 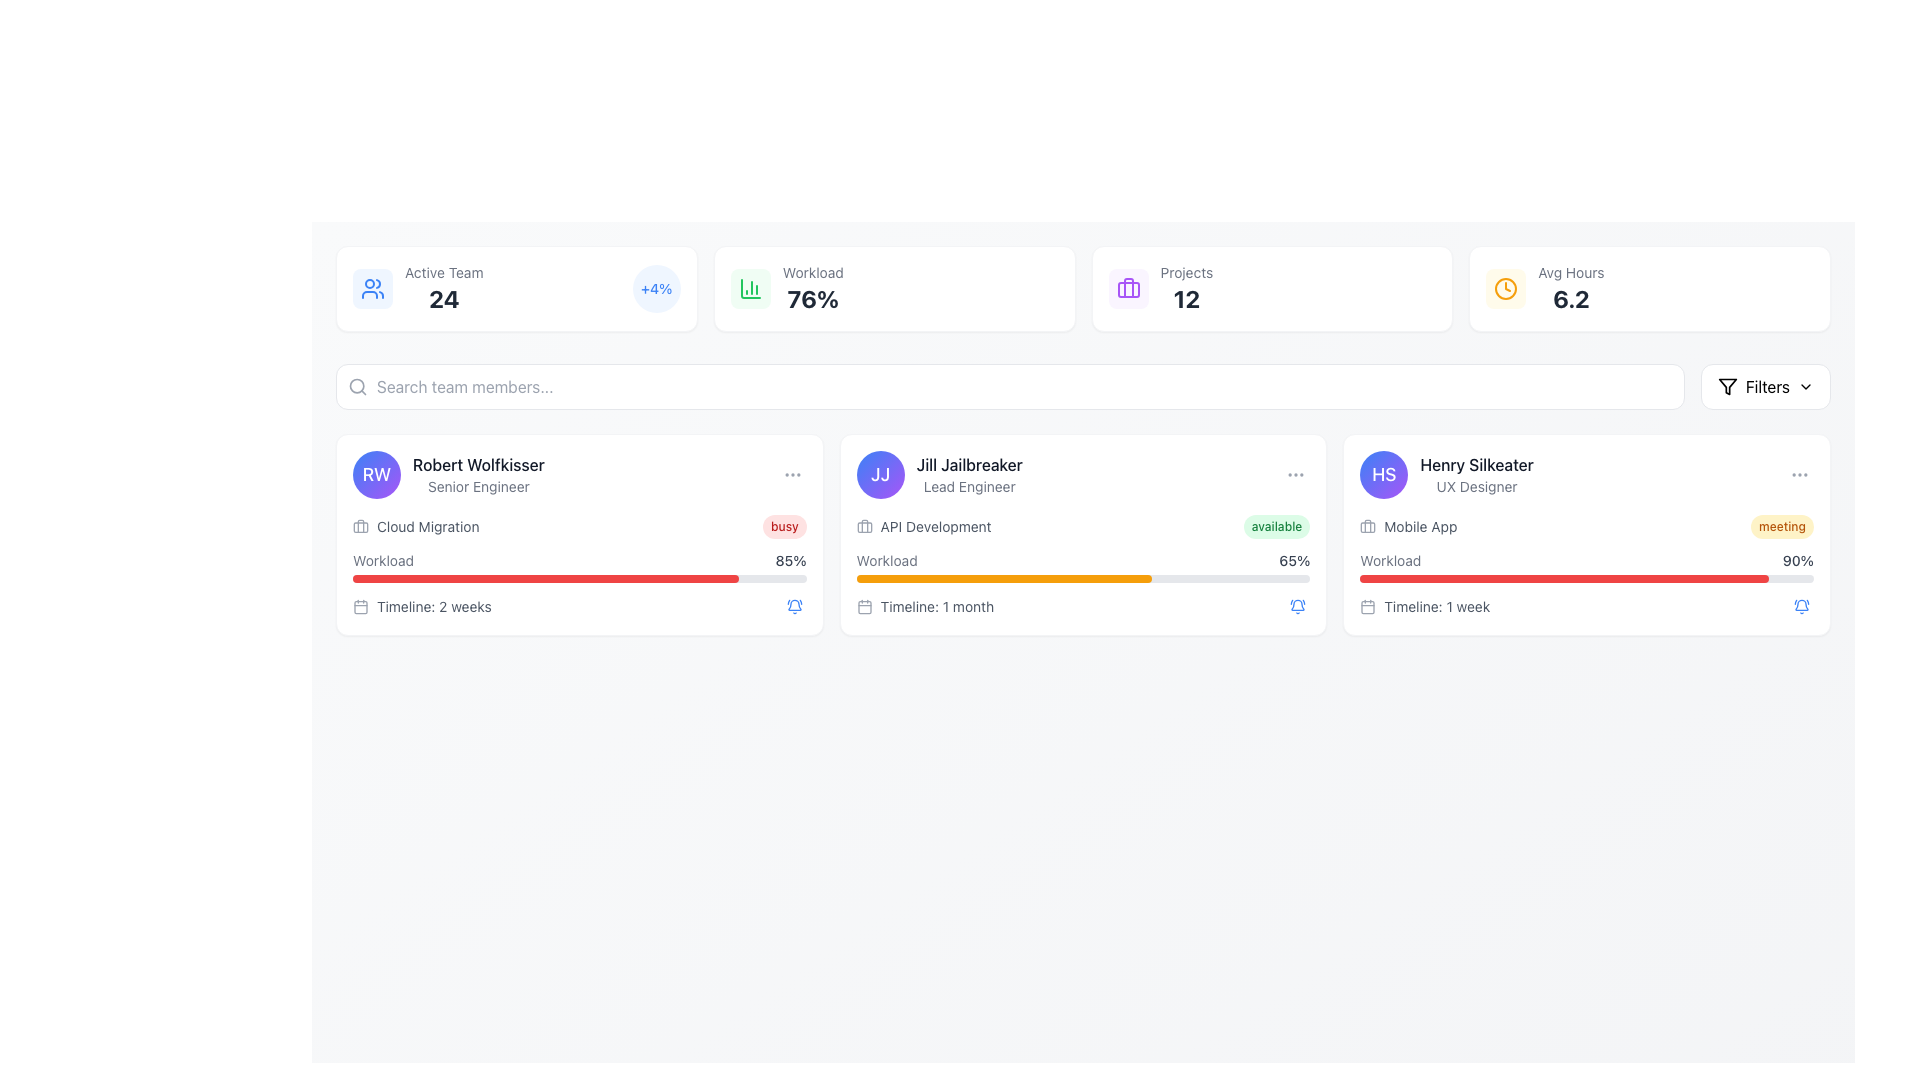 What do you see at coordinates (1801, 605) in the screenshot?
I see `the bell icon located at the bottom-right corner of the user interface associated with user 'Henry Silkeater'` at bounding box center [1801, 605].